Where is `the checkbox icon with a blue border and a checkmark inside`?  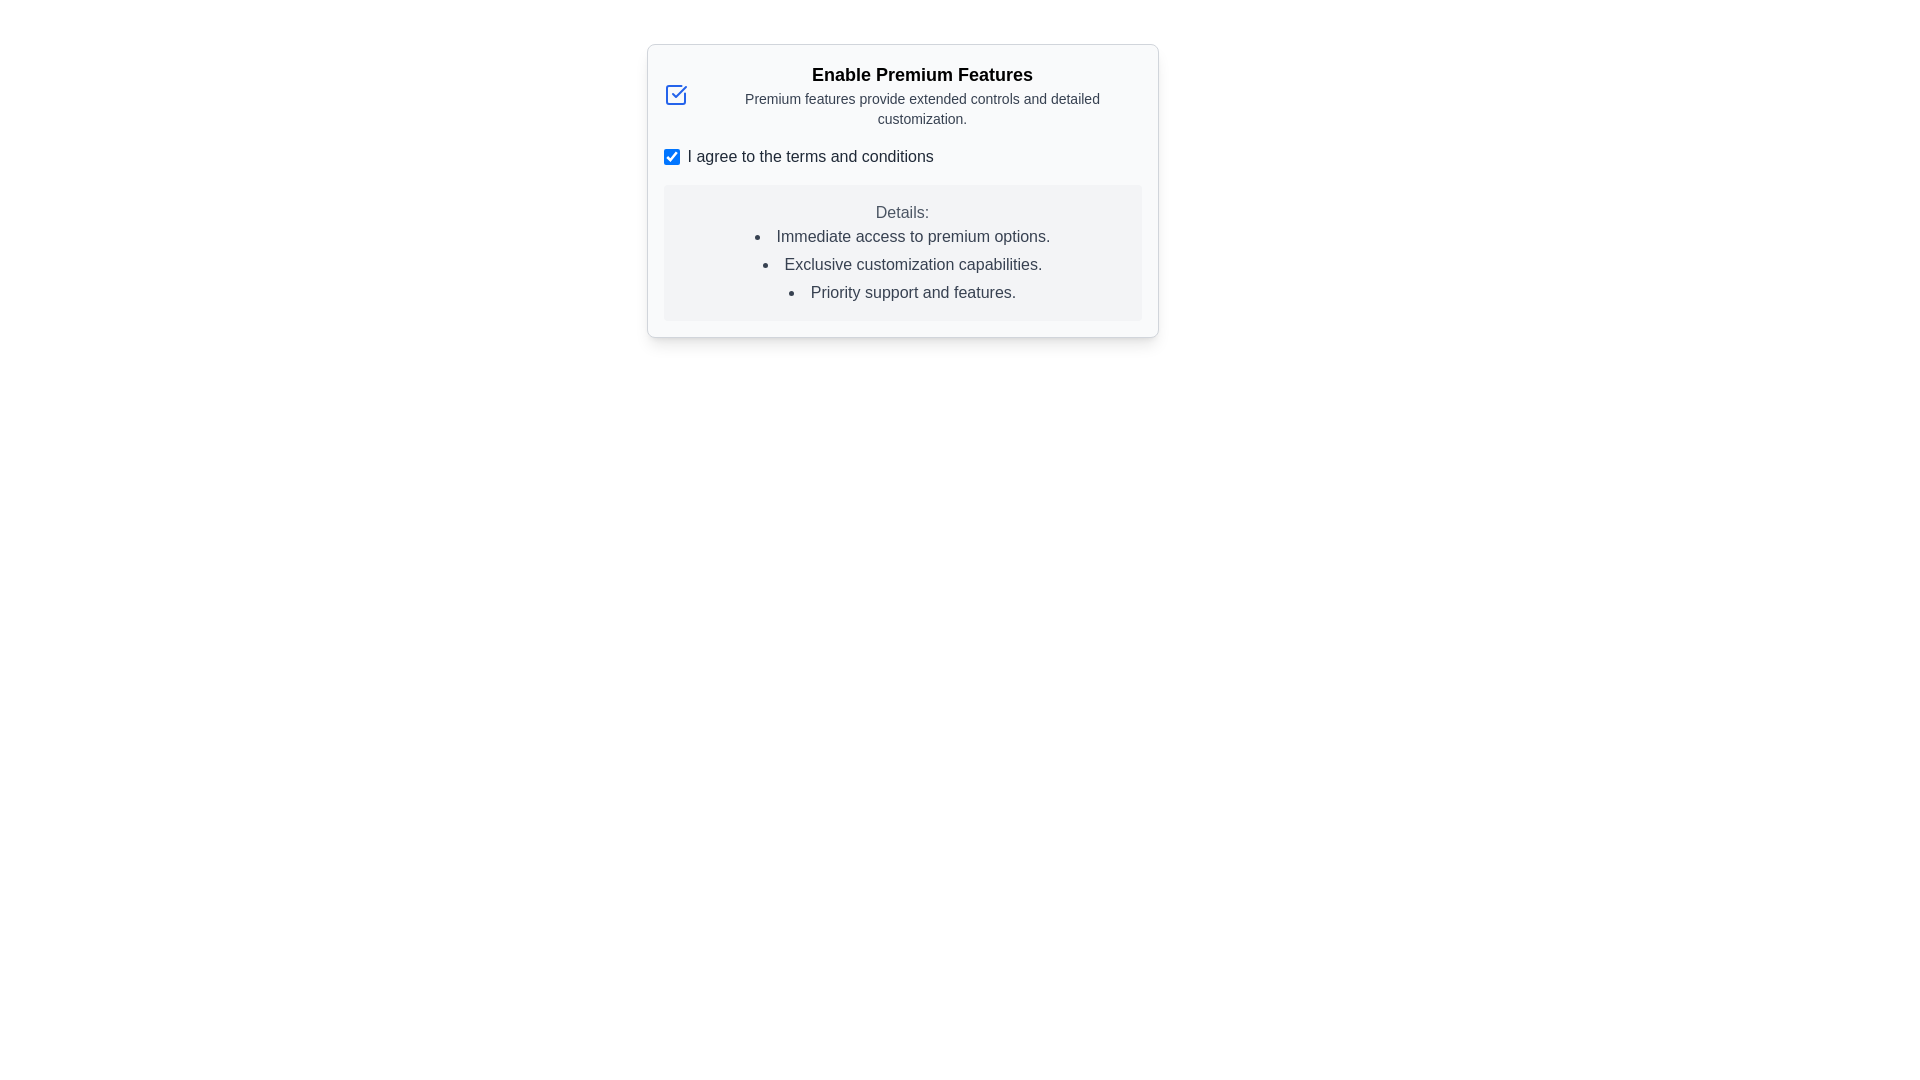 the checkbox icon with a blue border and a checkmark inside is located at coordinates (675, 95).